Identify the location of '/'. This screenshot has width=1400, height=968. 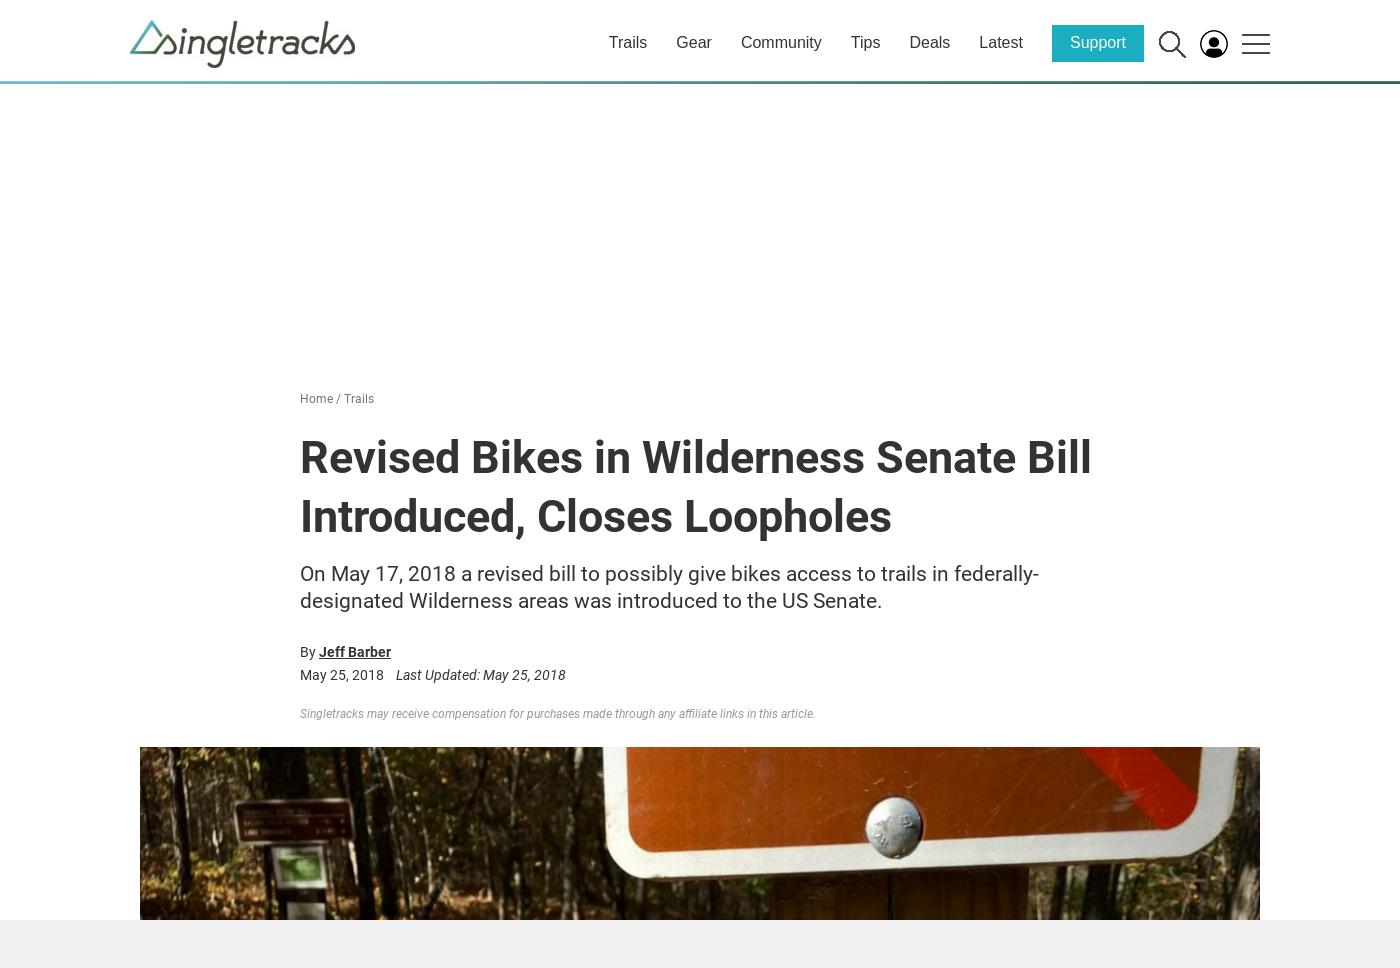
(338, 398).